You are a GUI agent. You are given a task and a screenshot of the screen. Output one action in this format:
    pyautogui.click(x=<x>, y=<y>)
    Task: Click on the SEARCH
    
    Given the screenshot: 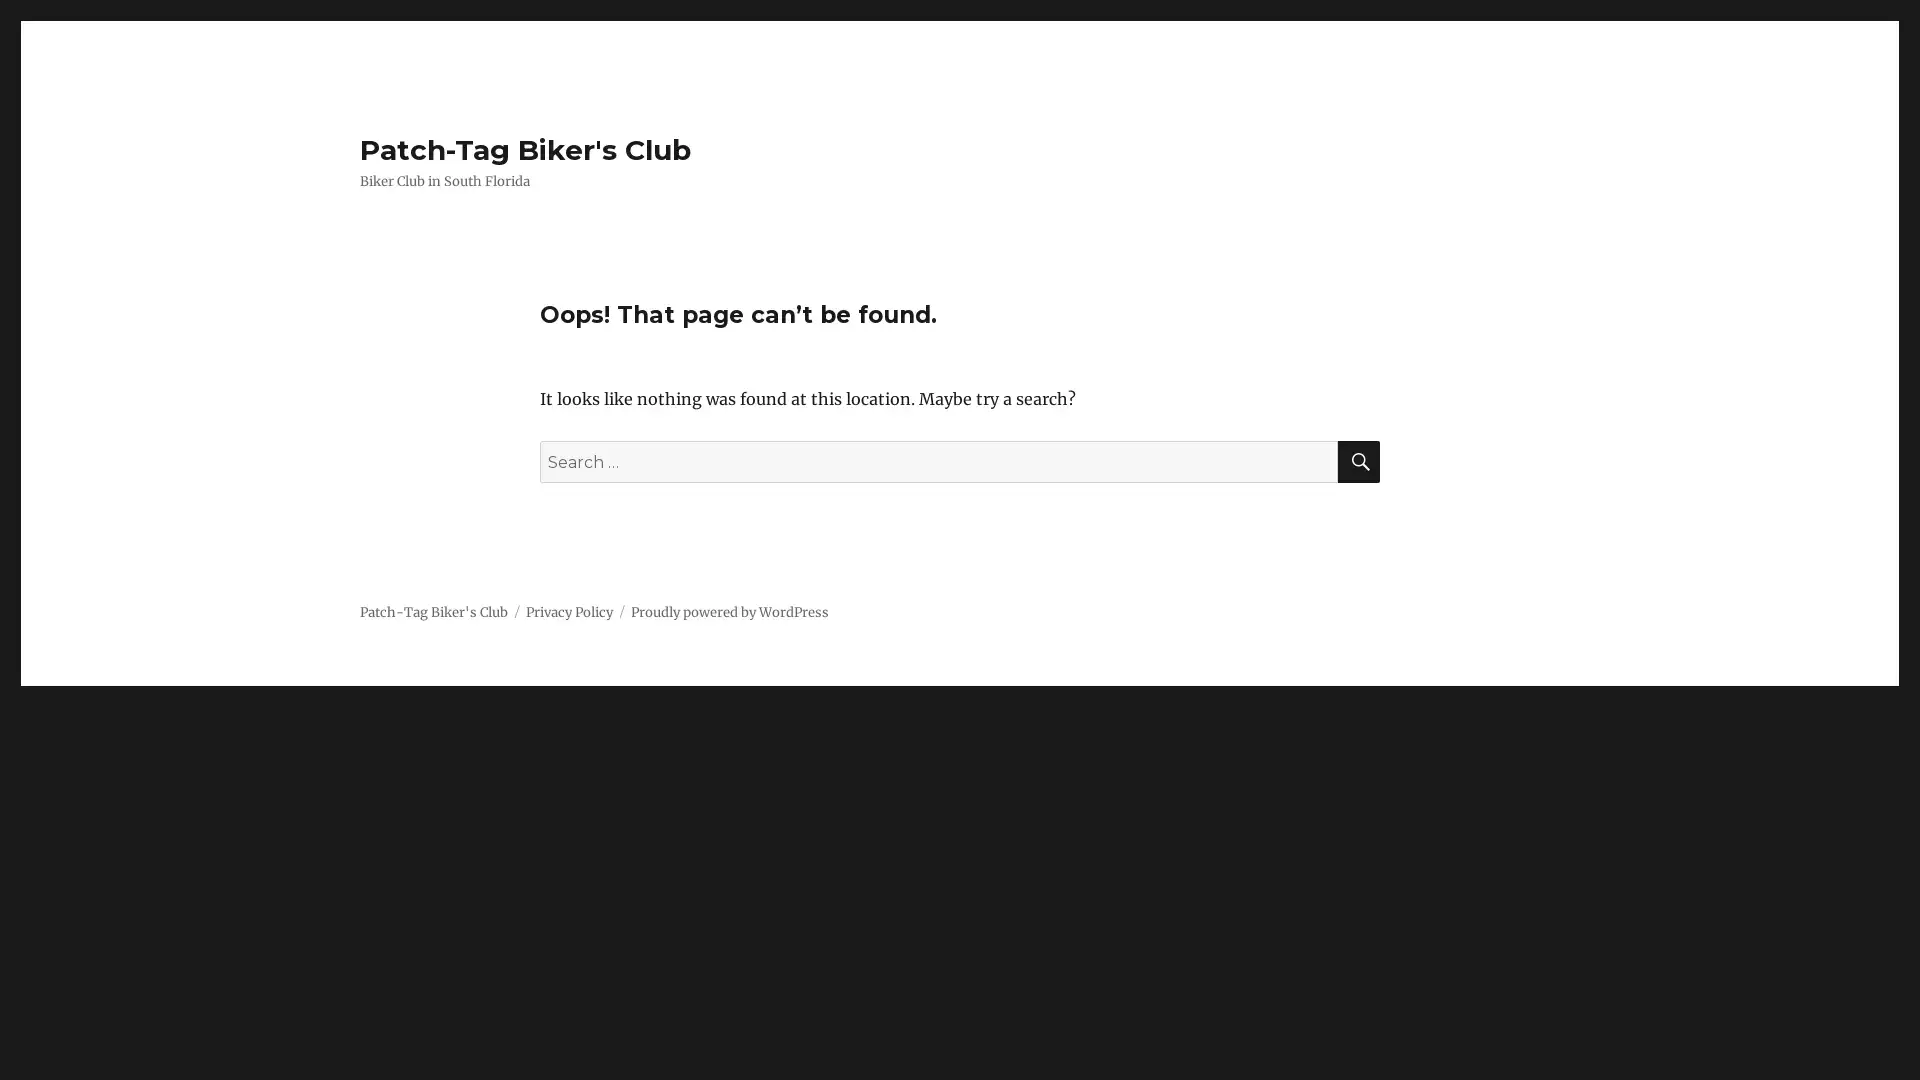 What is the action you would take?
    pyautogui.click(x=1358, y=462)
    